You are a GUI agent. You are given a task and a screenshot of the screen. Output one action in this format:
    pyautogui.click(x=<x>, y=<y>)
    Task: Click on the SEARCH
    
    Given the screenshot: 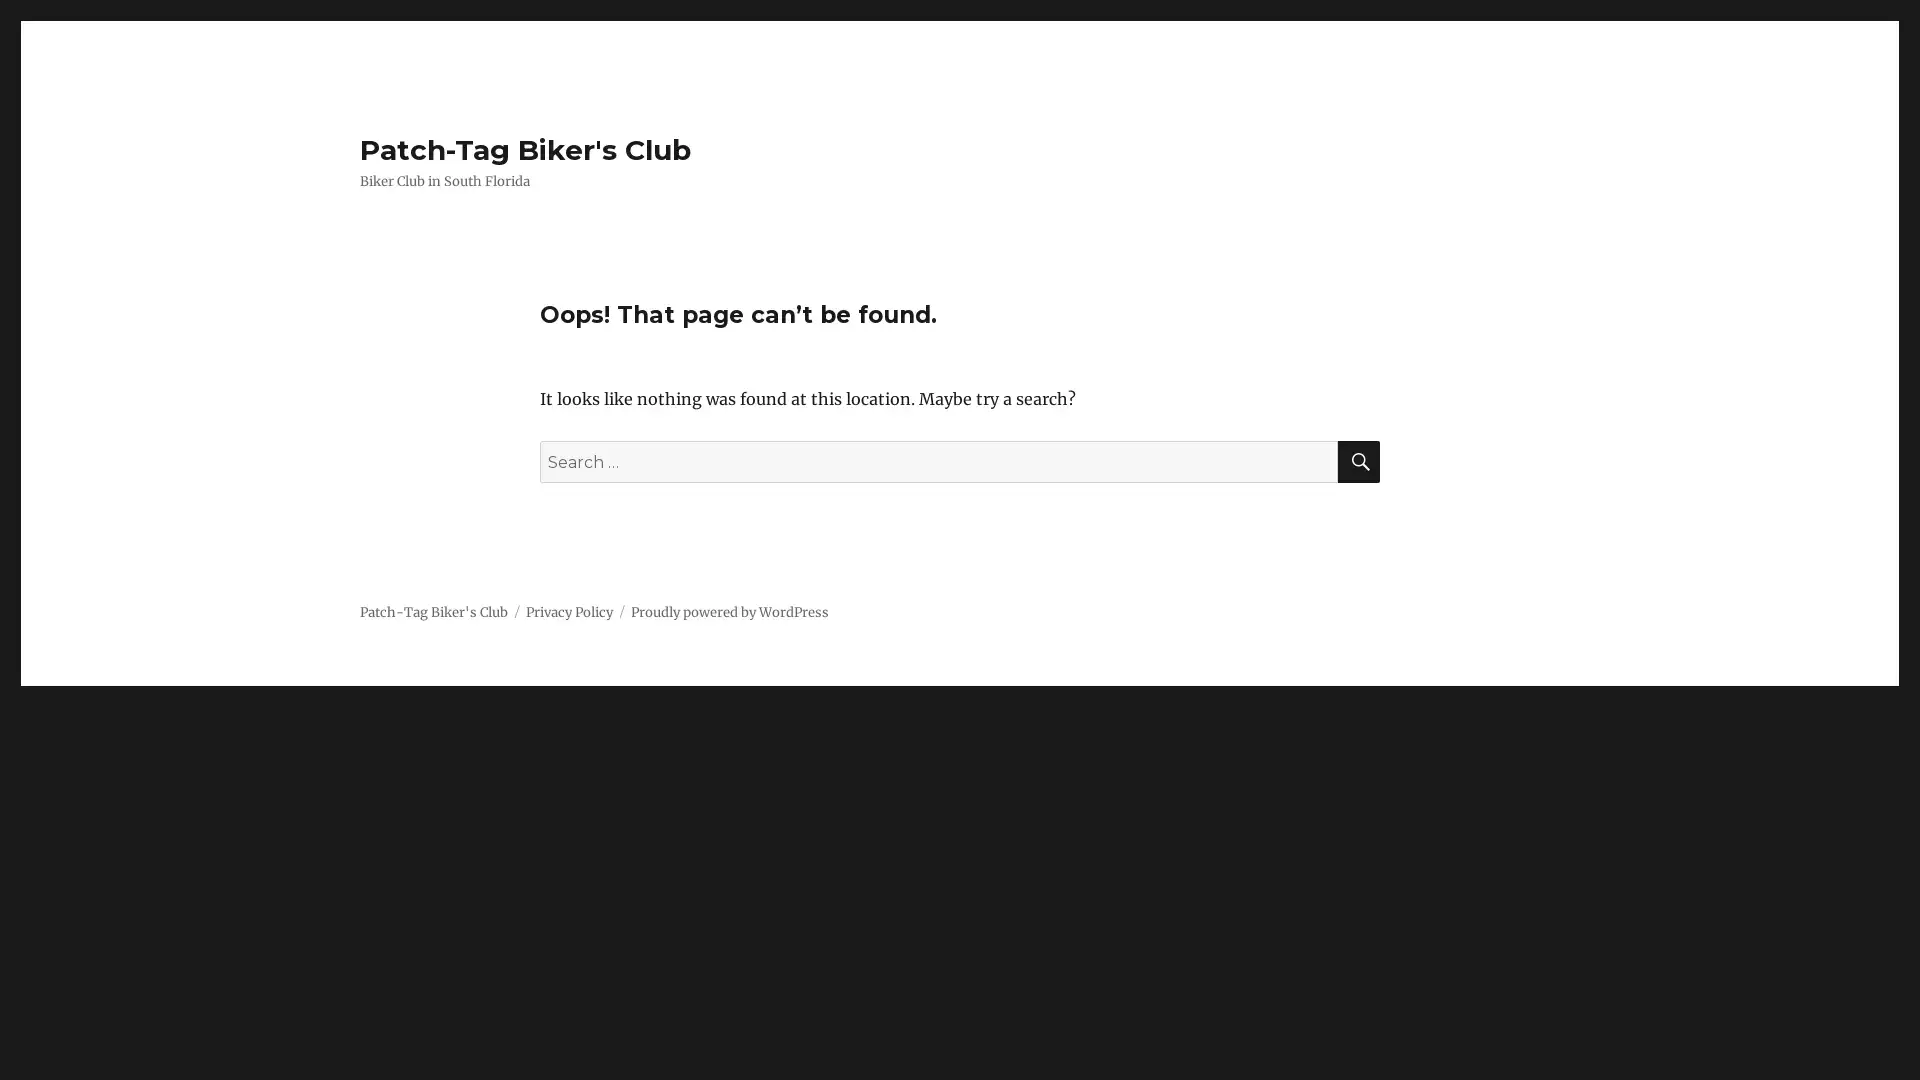 What is the action you would take?
    pyautogui.click(x=1358, y=462)
    